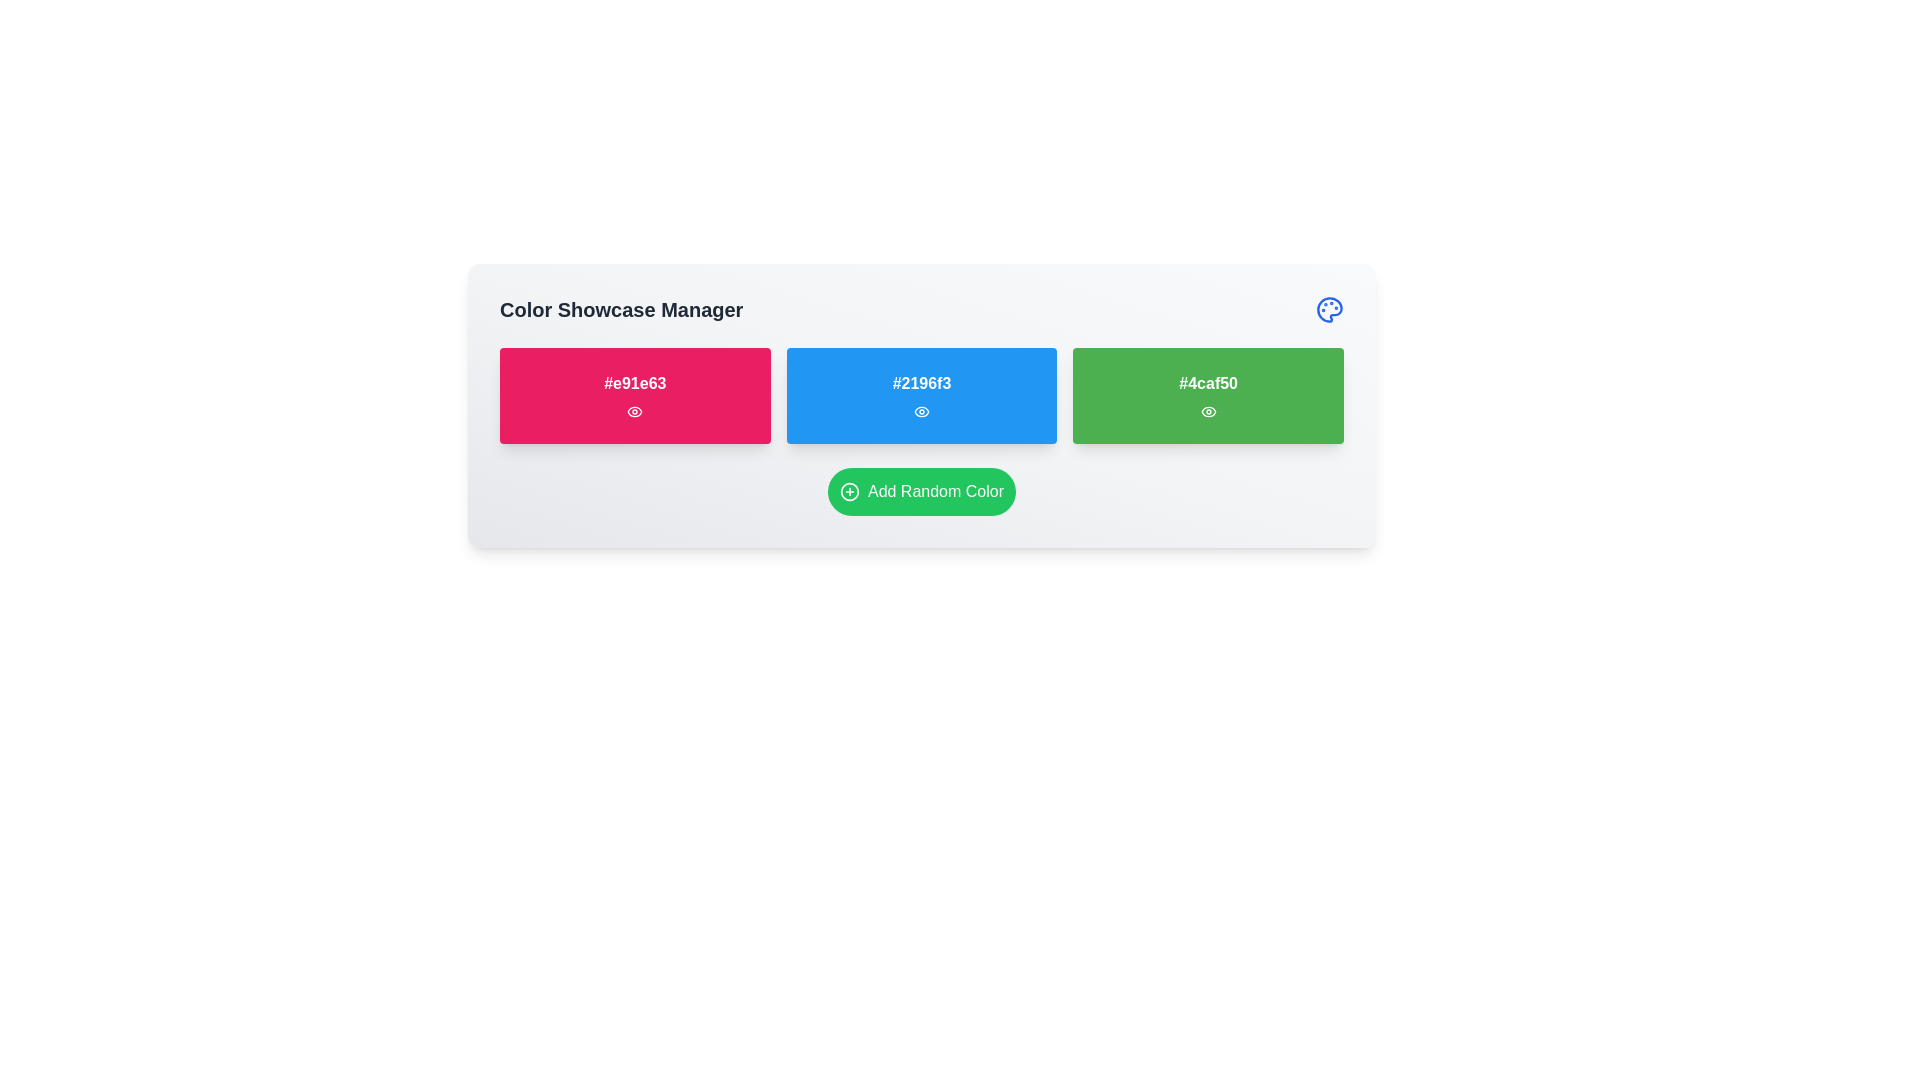 The image size is (1920, 1080). What do you see at coordinates (1329, 309) in the screenshot?
I see `the color palette icon located in the top-right corner of the 'Color Showcase Manager' panel, next to the header text` at bounding box center [1329, 309].